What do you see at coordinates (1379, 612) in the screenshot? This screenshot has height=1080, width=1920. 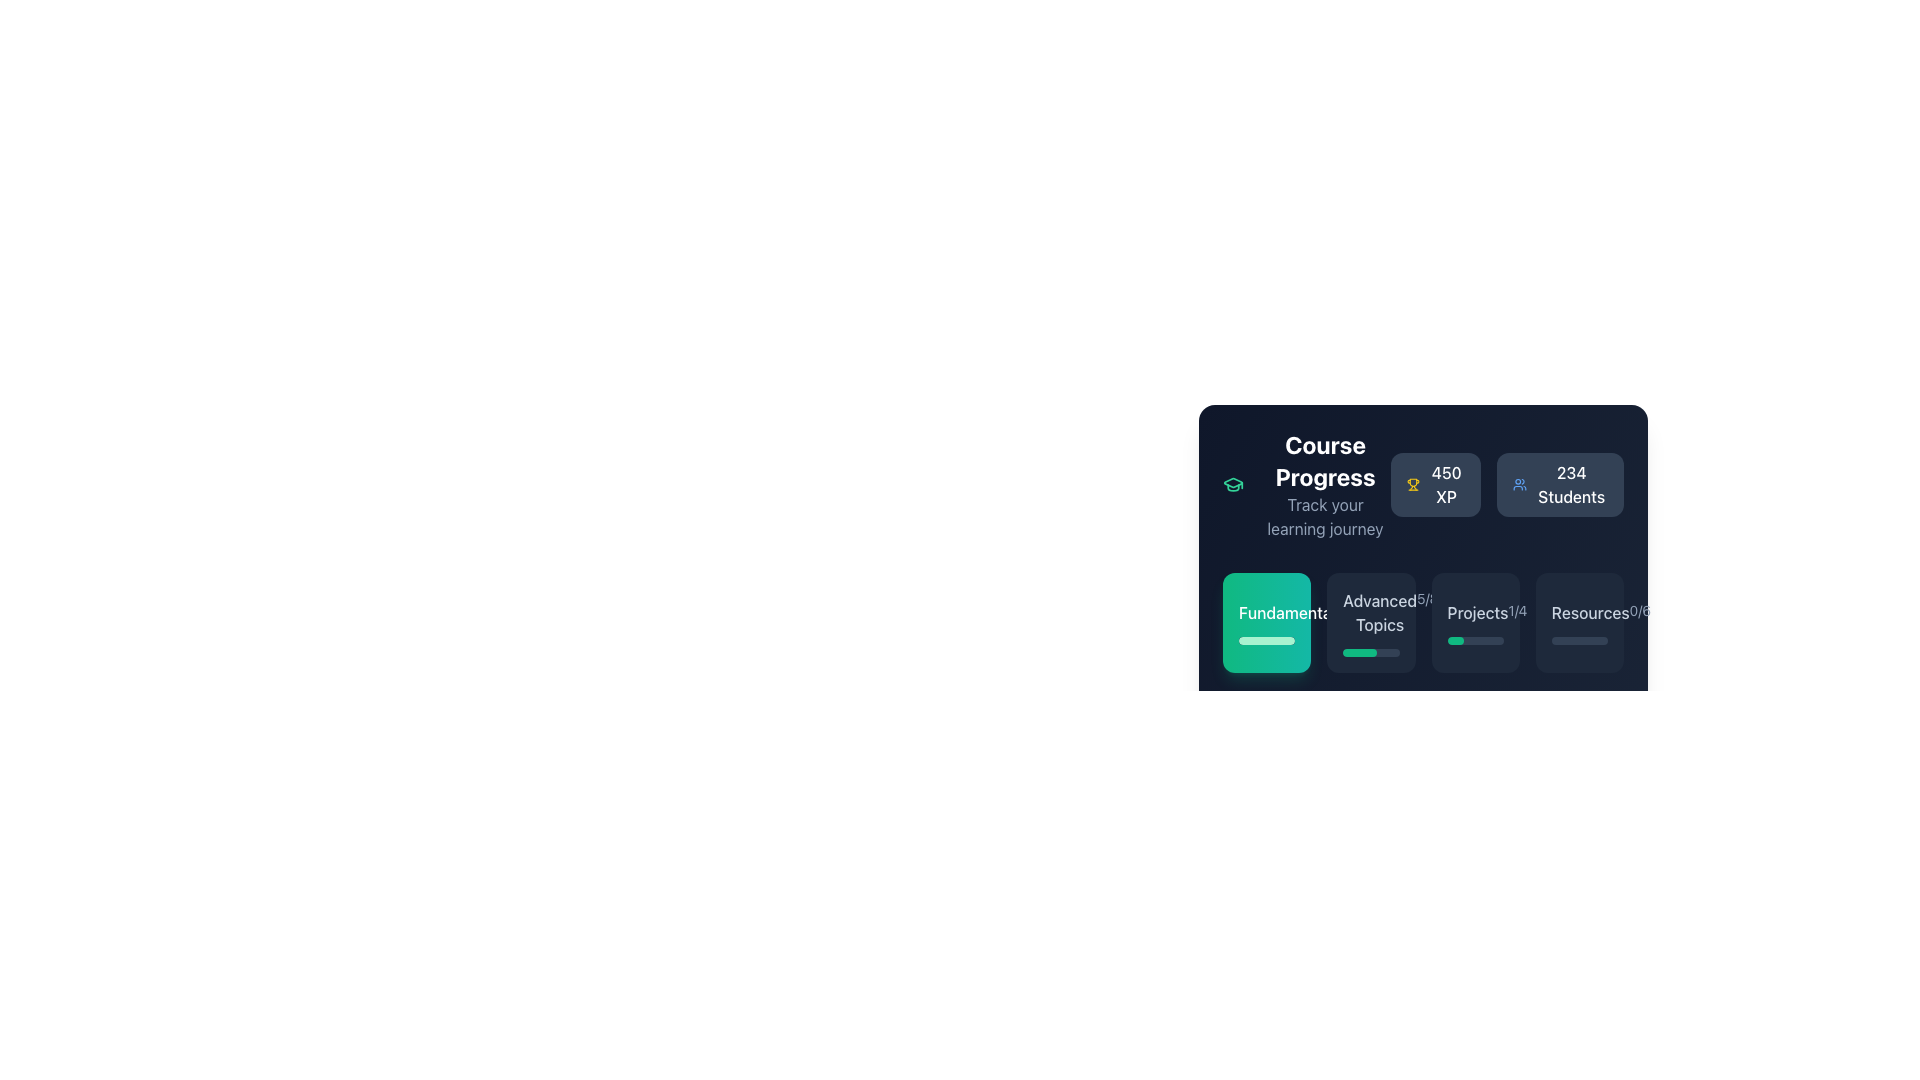 I see `the label displaying 'Advanced Topics', which is styled in light gray (#B0B8C4) and located above a progress bar` at bounding box center [1379, 612].